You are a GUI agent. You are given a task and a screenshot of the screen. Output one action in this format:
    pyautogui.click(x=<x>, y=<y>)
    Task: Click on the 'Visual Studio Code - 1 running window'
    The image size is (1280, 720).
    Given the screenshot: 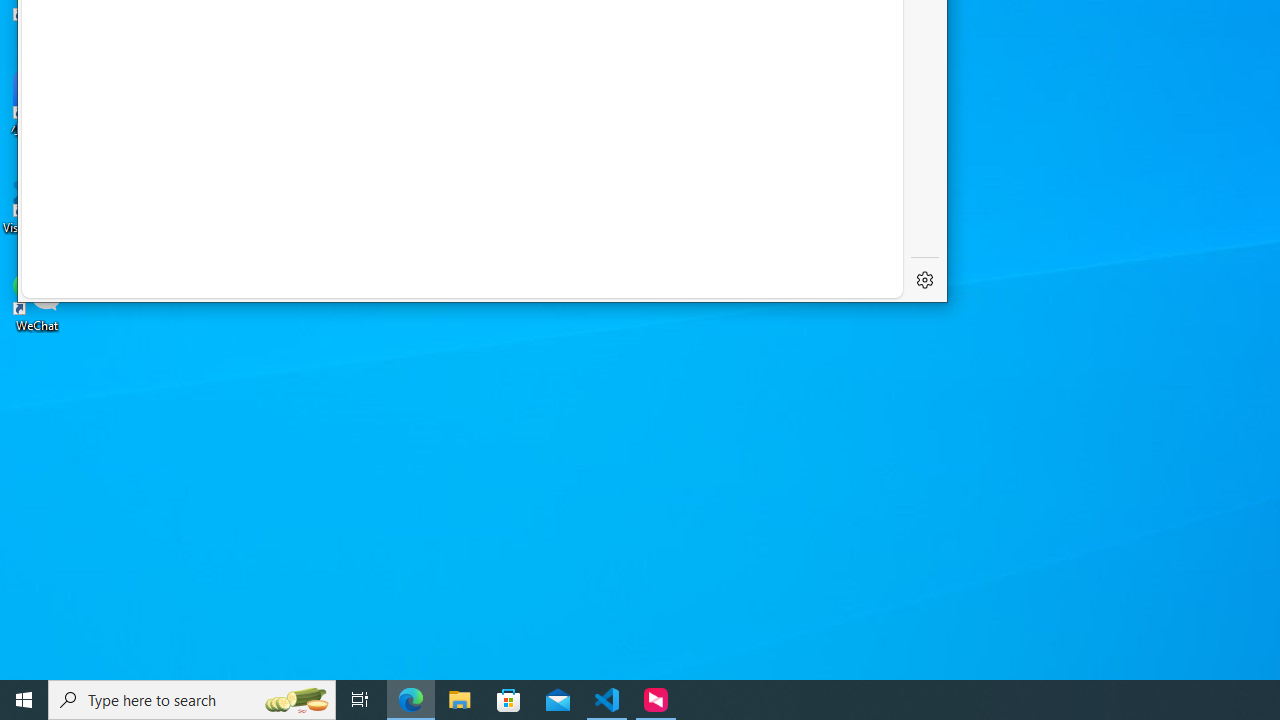 What is the action you would take?
    pyautogui.click(x=606, y=698)
    